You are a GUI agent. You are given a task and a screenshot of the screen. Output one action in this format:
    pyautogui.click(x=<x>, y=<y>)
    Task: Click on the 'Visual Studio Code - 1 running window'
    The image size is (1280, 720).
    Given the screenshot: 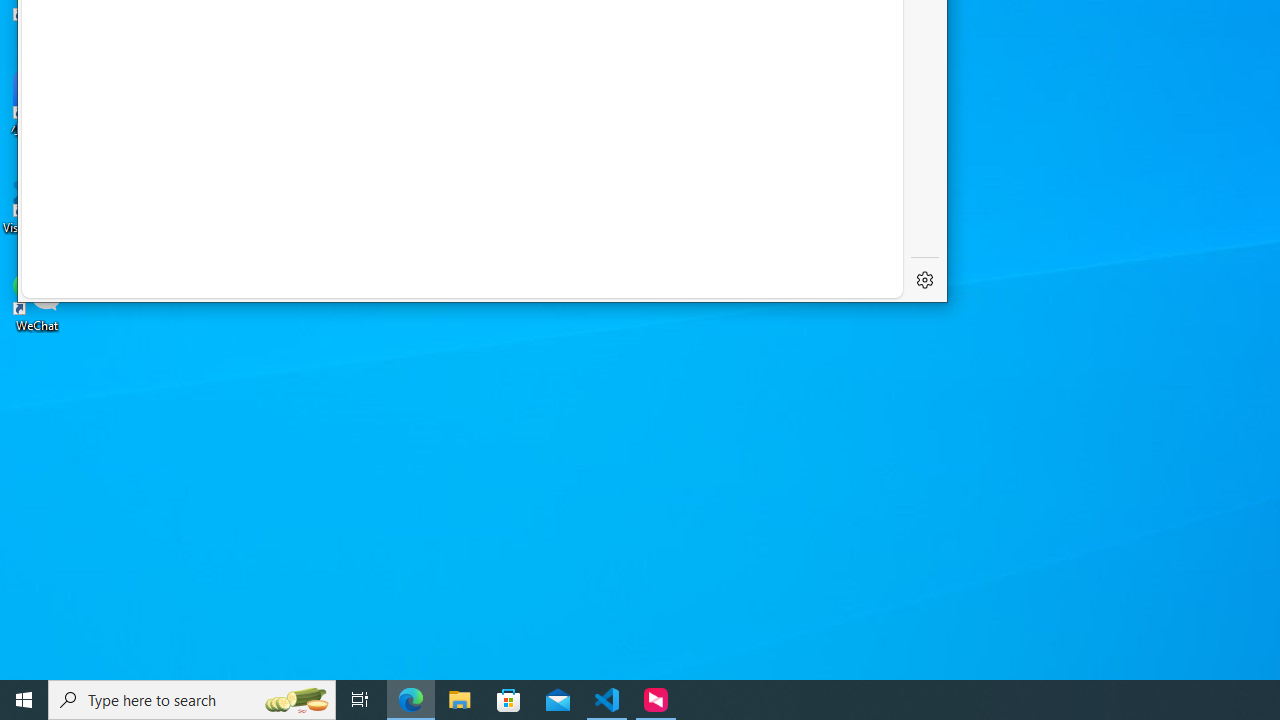 What is the action you would take?
    pyautogui.click(x=606, y=698)
    